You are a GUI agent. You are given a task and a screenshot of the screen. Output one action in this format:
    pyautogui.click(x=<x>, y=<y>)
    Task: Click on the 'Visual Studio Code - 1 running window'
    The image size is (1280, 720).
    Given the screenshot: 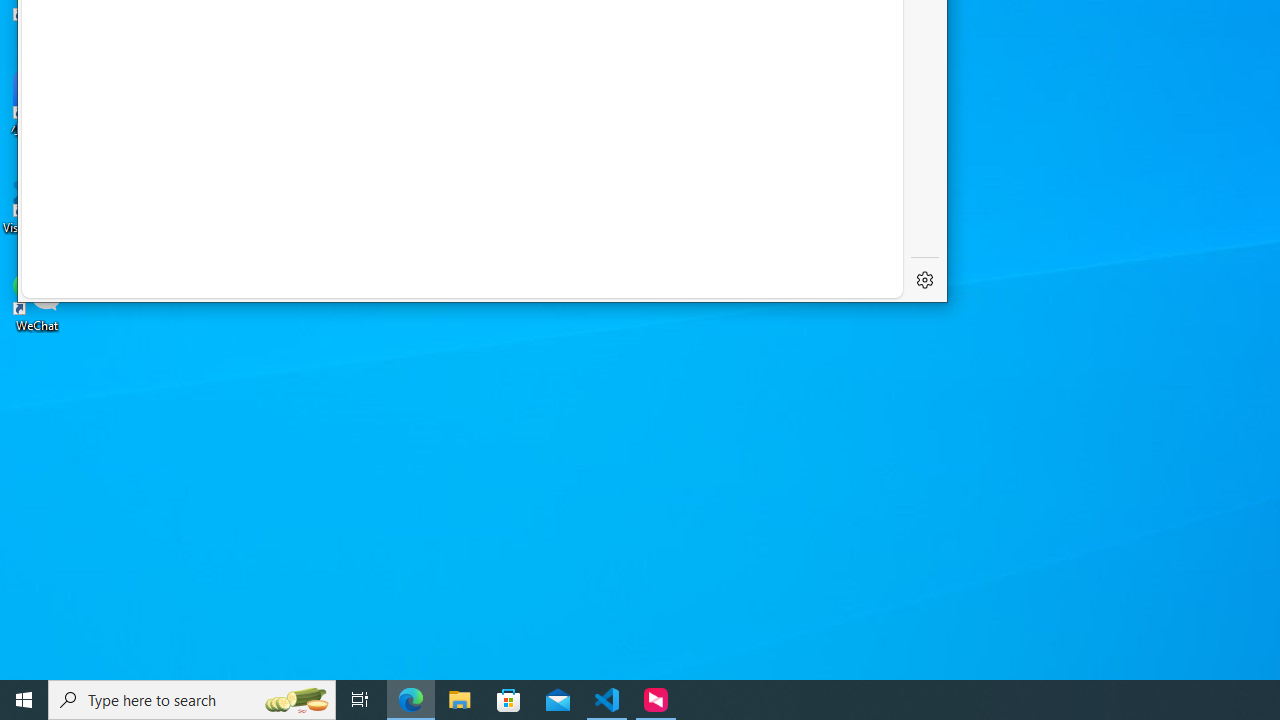 What is the action you would take?
    pyautogui.click(x=606, y=698)
    